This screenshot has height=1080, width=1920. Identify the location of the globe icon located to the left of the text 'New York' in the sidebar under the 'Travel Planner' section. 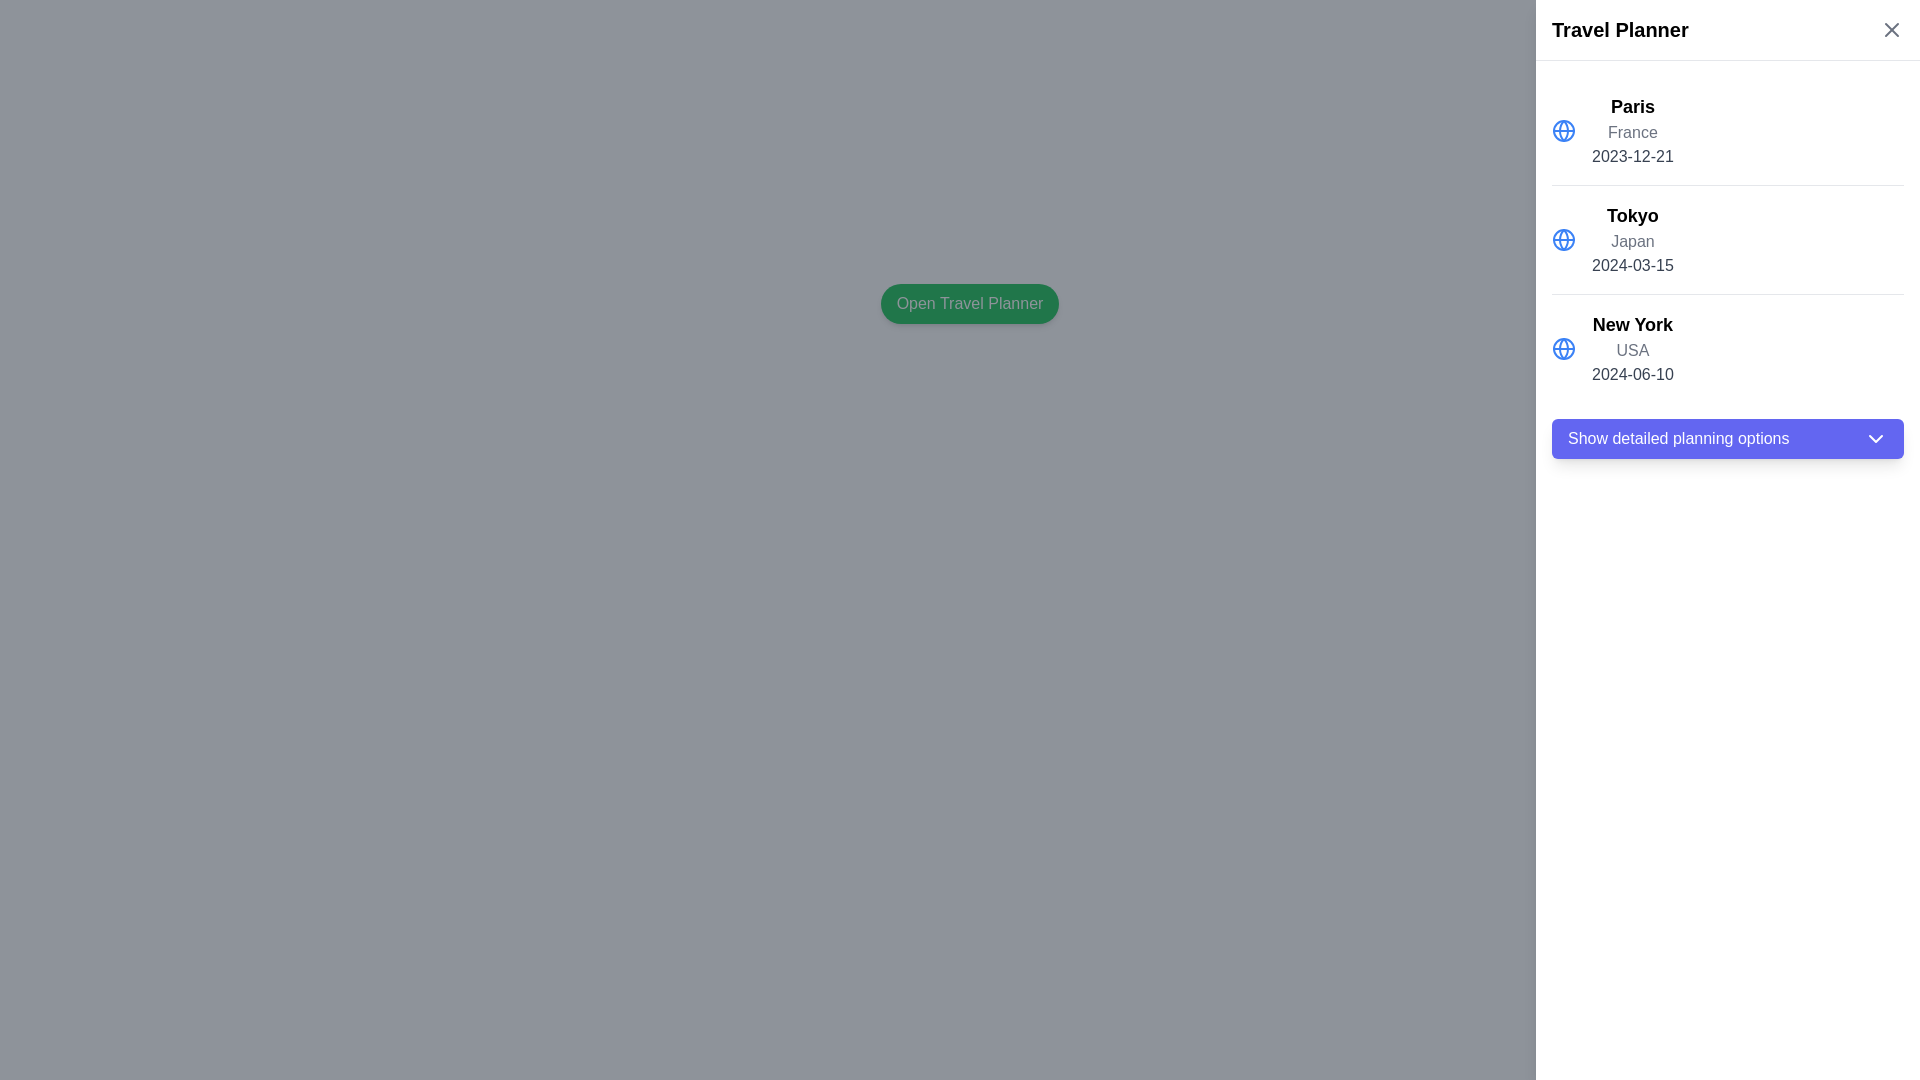
(1563, 347).